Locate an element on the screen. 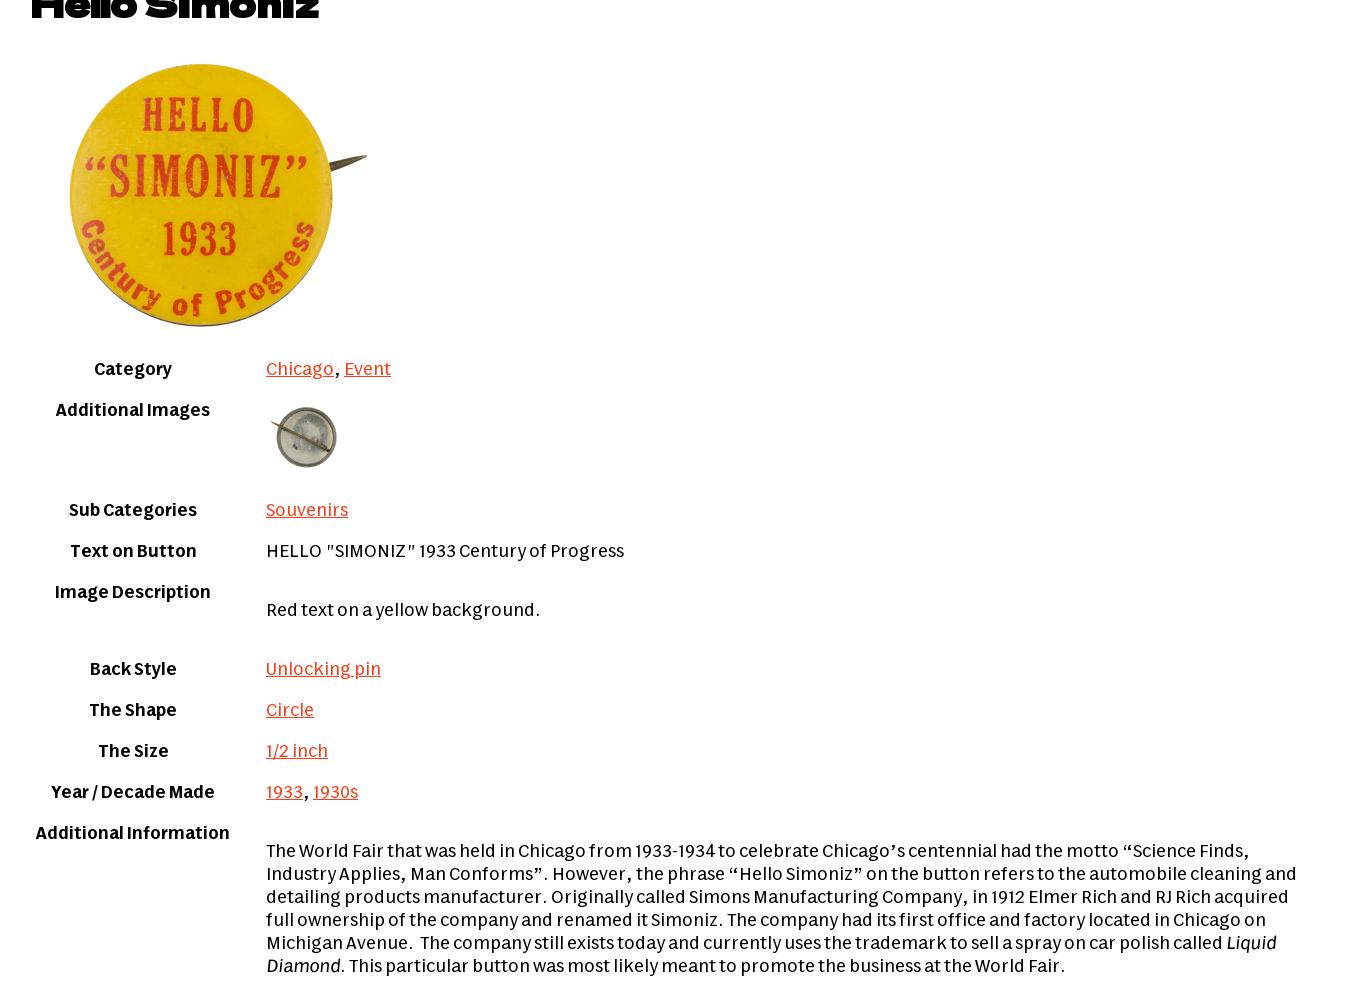 The image size is (1372, 995). 'Circle' is located at coordinates (266, 711).